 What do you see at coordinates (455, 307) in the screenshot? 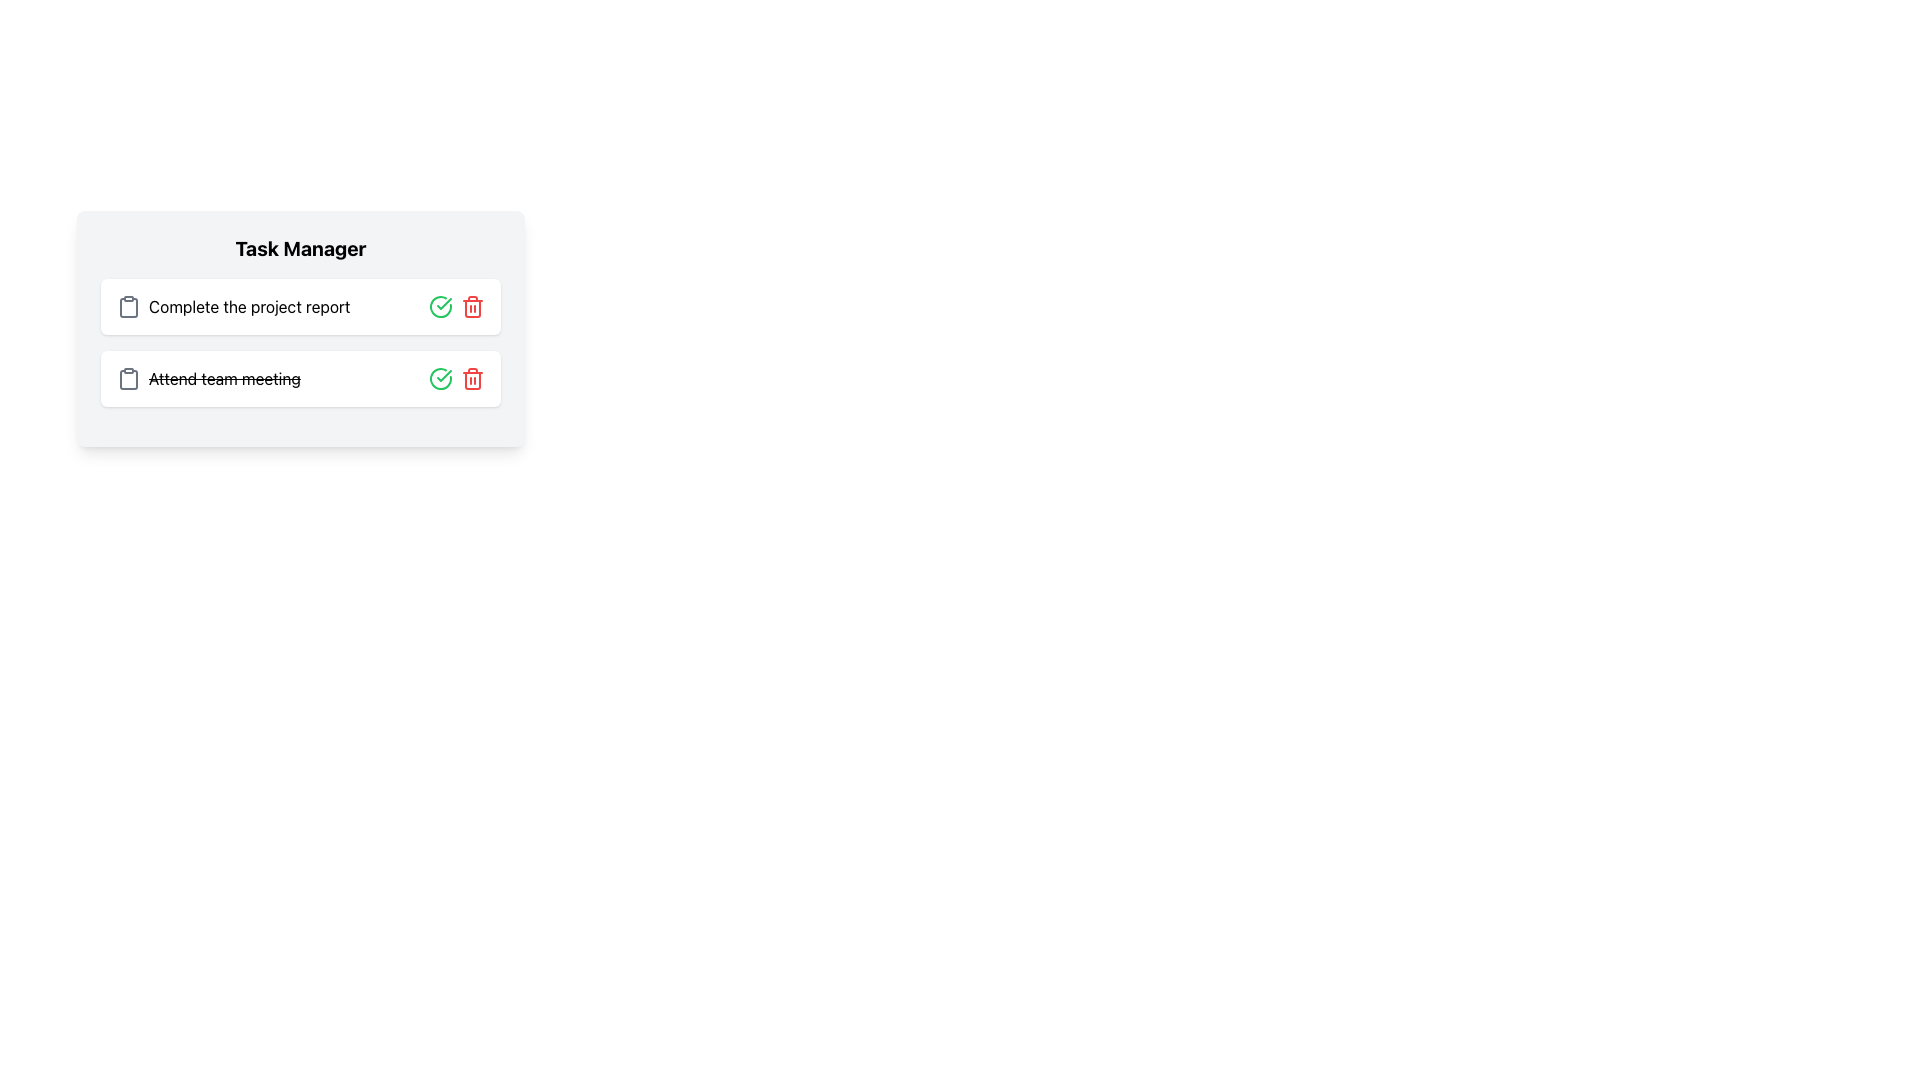
I see `the composite action buttons consisting of a green checkmark and a red trash bin icon located in the 'Complete the project report' task row` at bounding box center [455, 307].